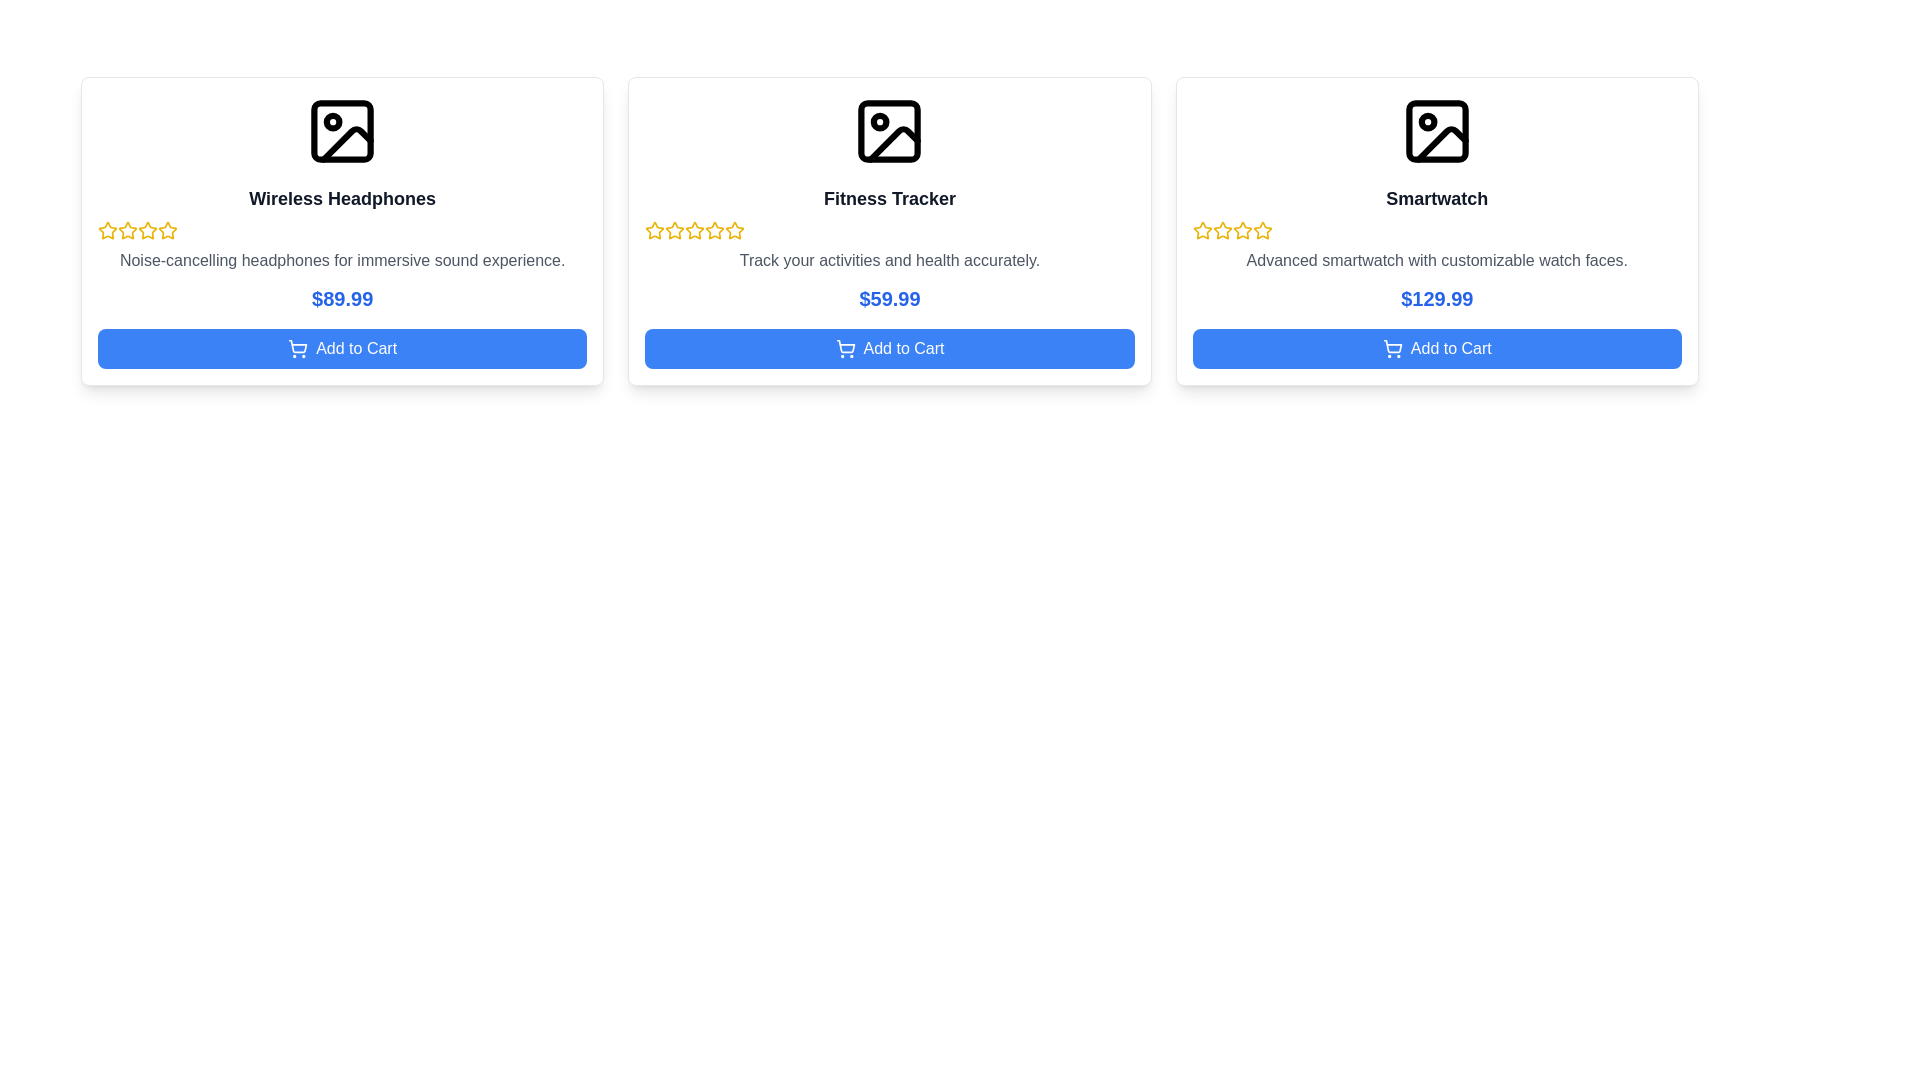 This screenshot has height=1080, width=1920. What do you see at coordinates (342, 347) in the screenshot?
I see `the button located at the bottom center of the product card for 'Wireless Headphones'` at bounding box center [342, 347].